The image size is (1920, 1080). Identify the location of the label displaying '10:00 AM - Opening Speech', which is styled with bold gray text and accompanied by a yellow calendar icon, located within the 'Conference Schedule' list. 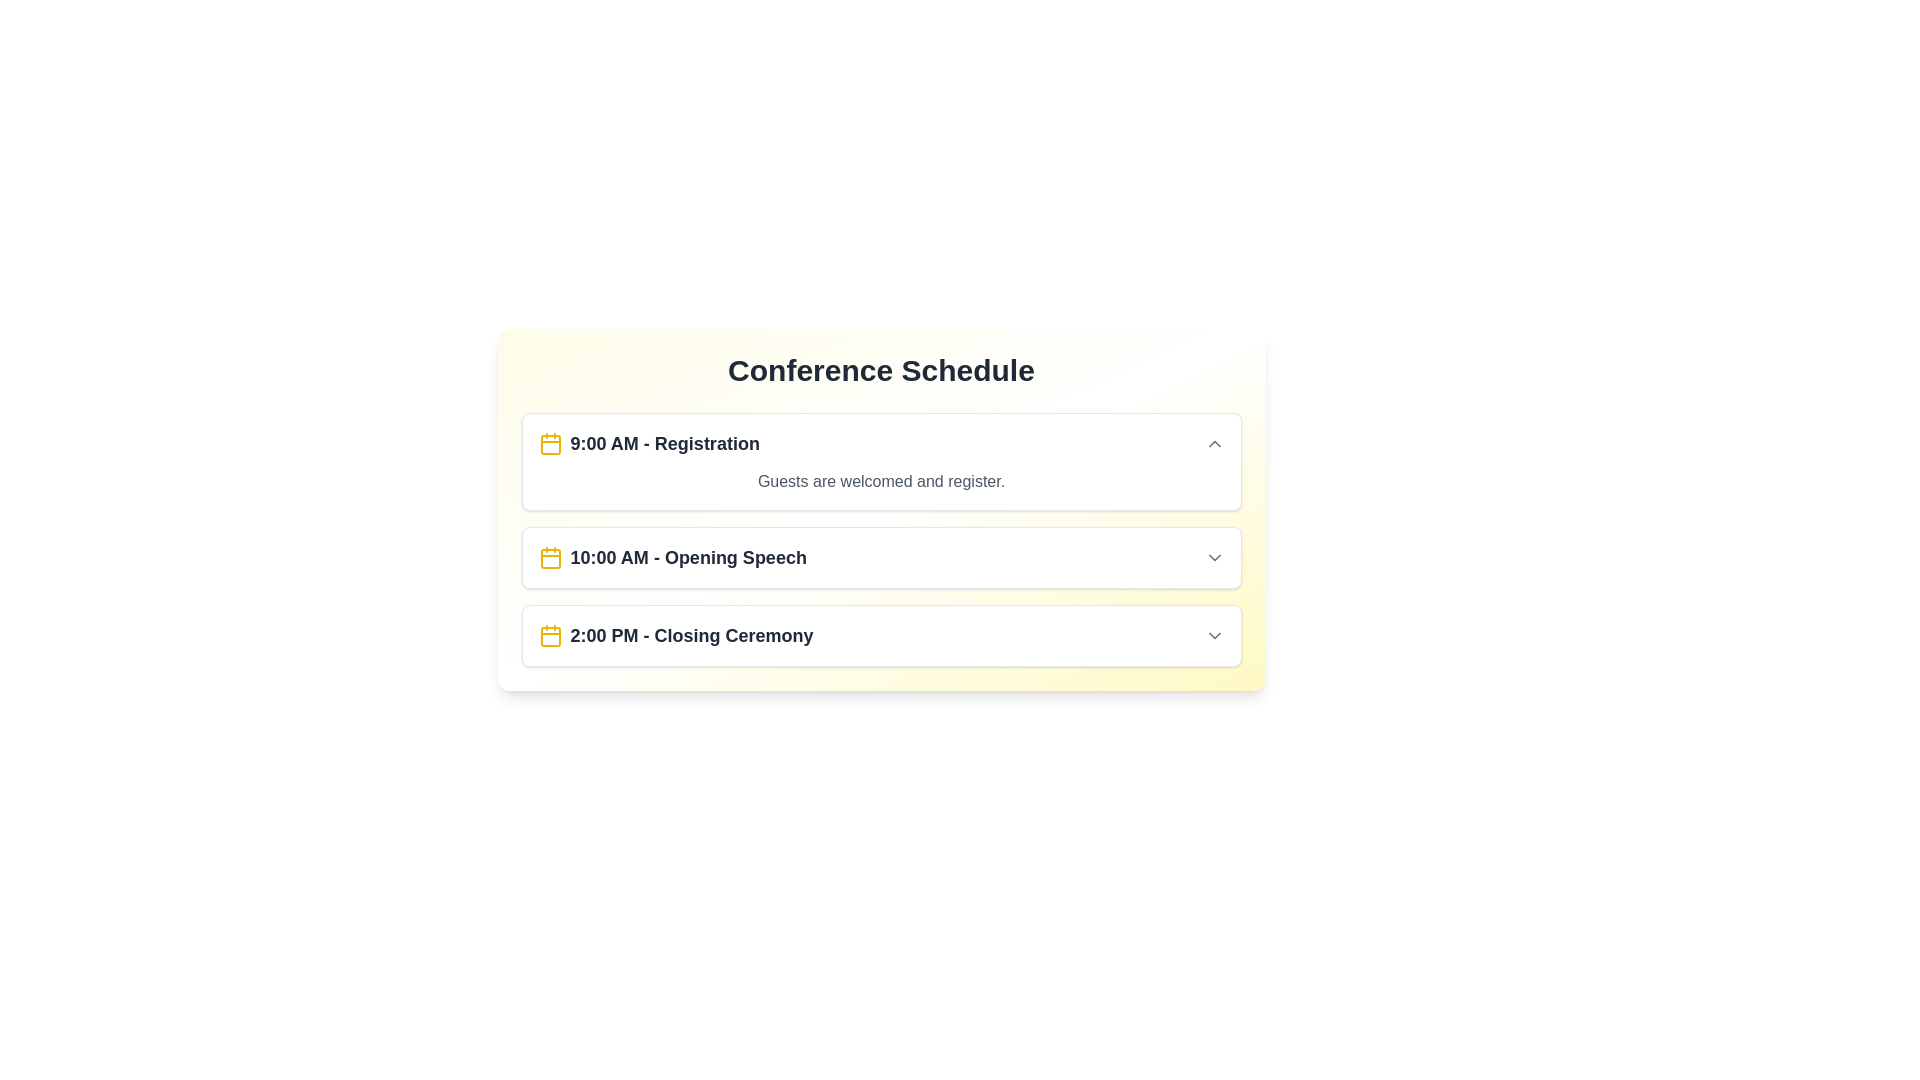
(672, 558).